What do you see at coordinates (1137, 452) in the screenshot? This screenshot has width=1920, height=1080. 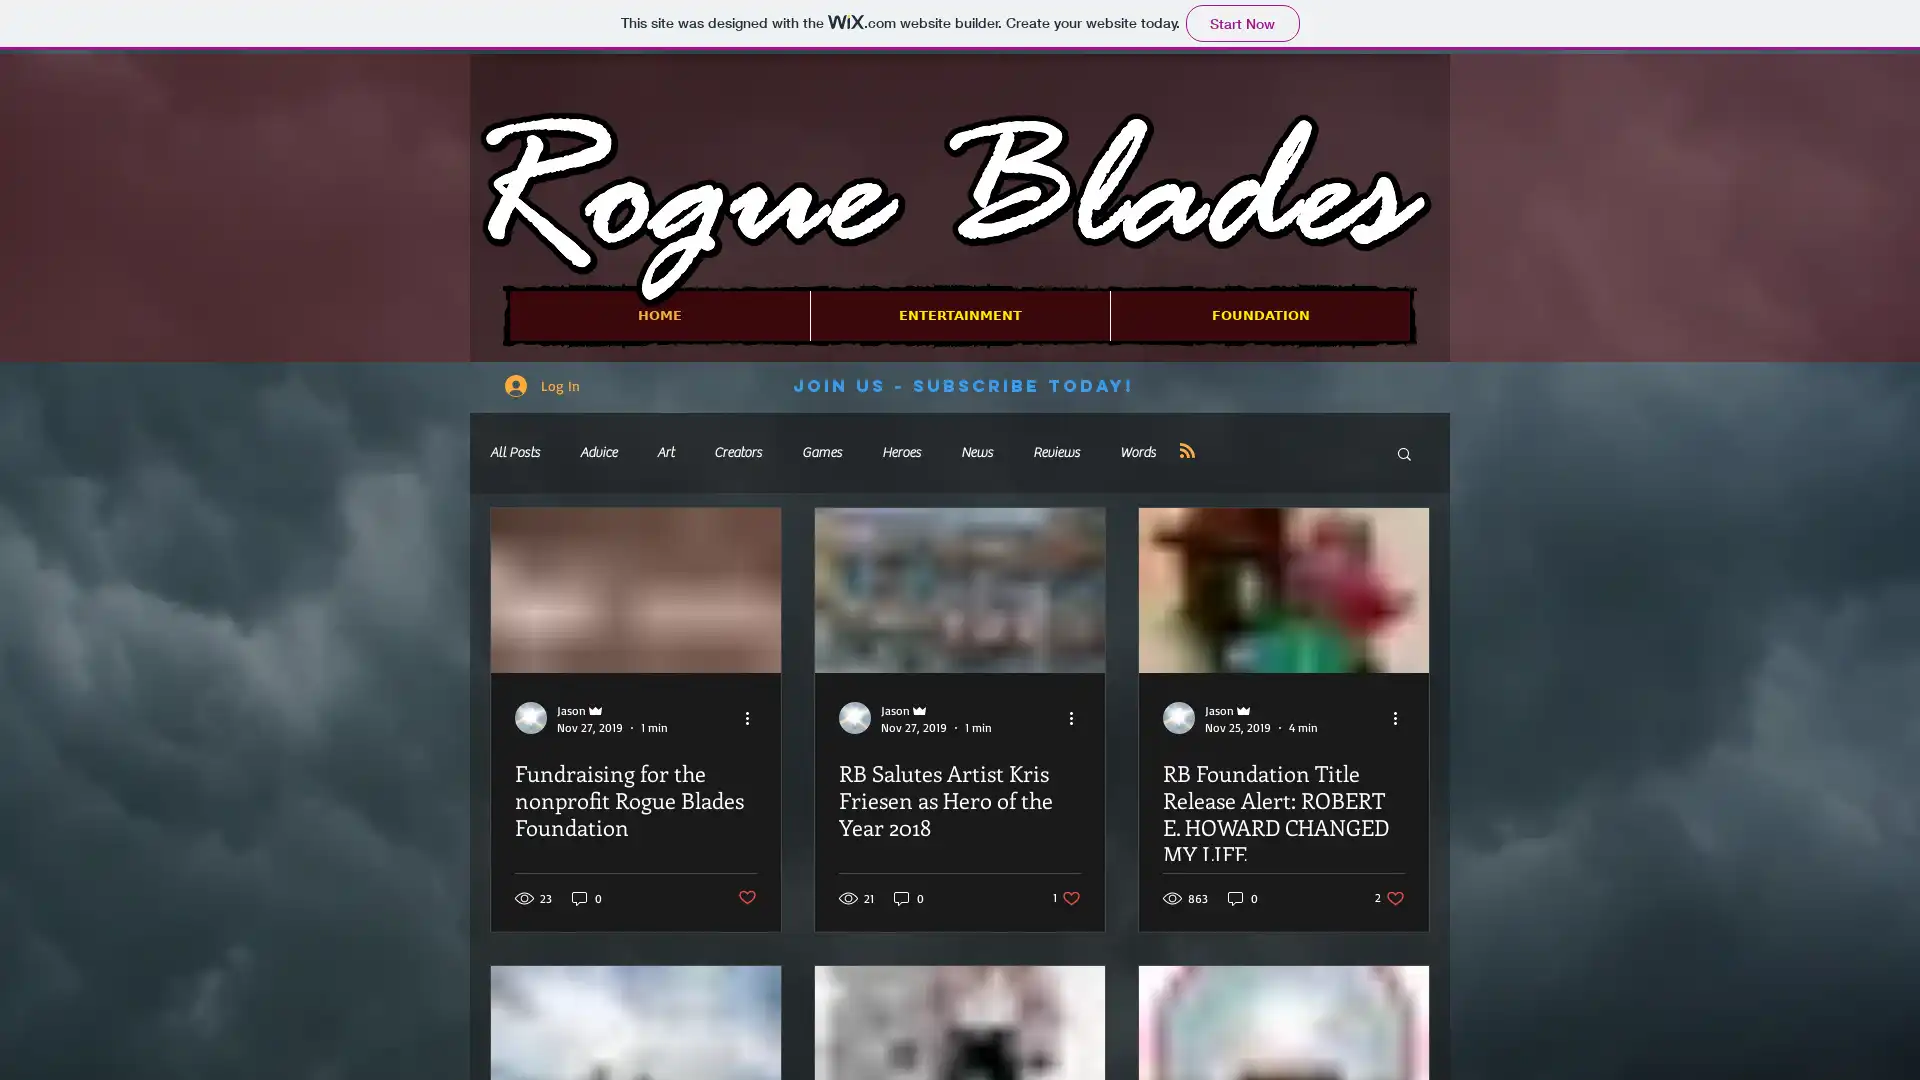 I see `Words` at bounding box center [1137, 452].